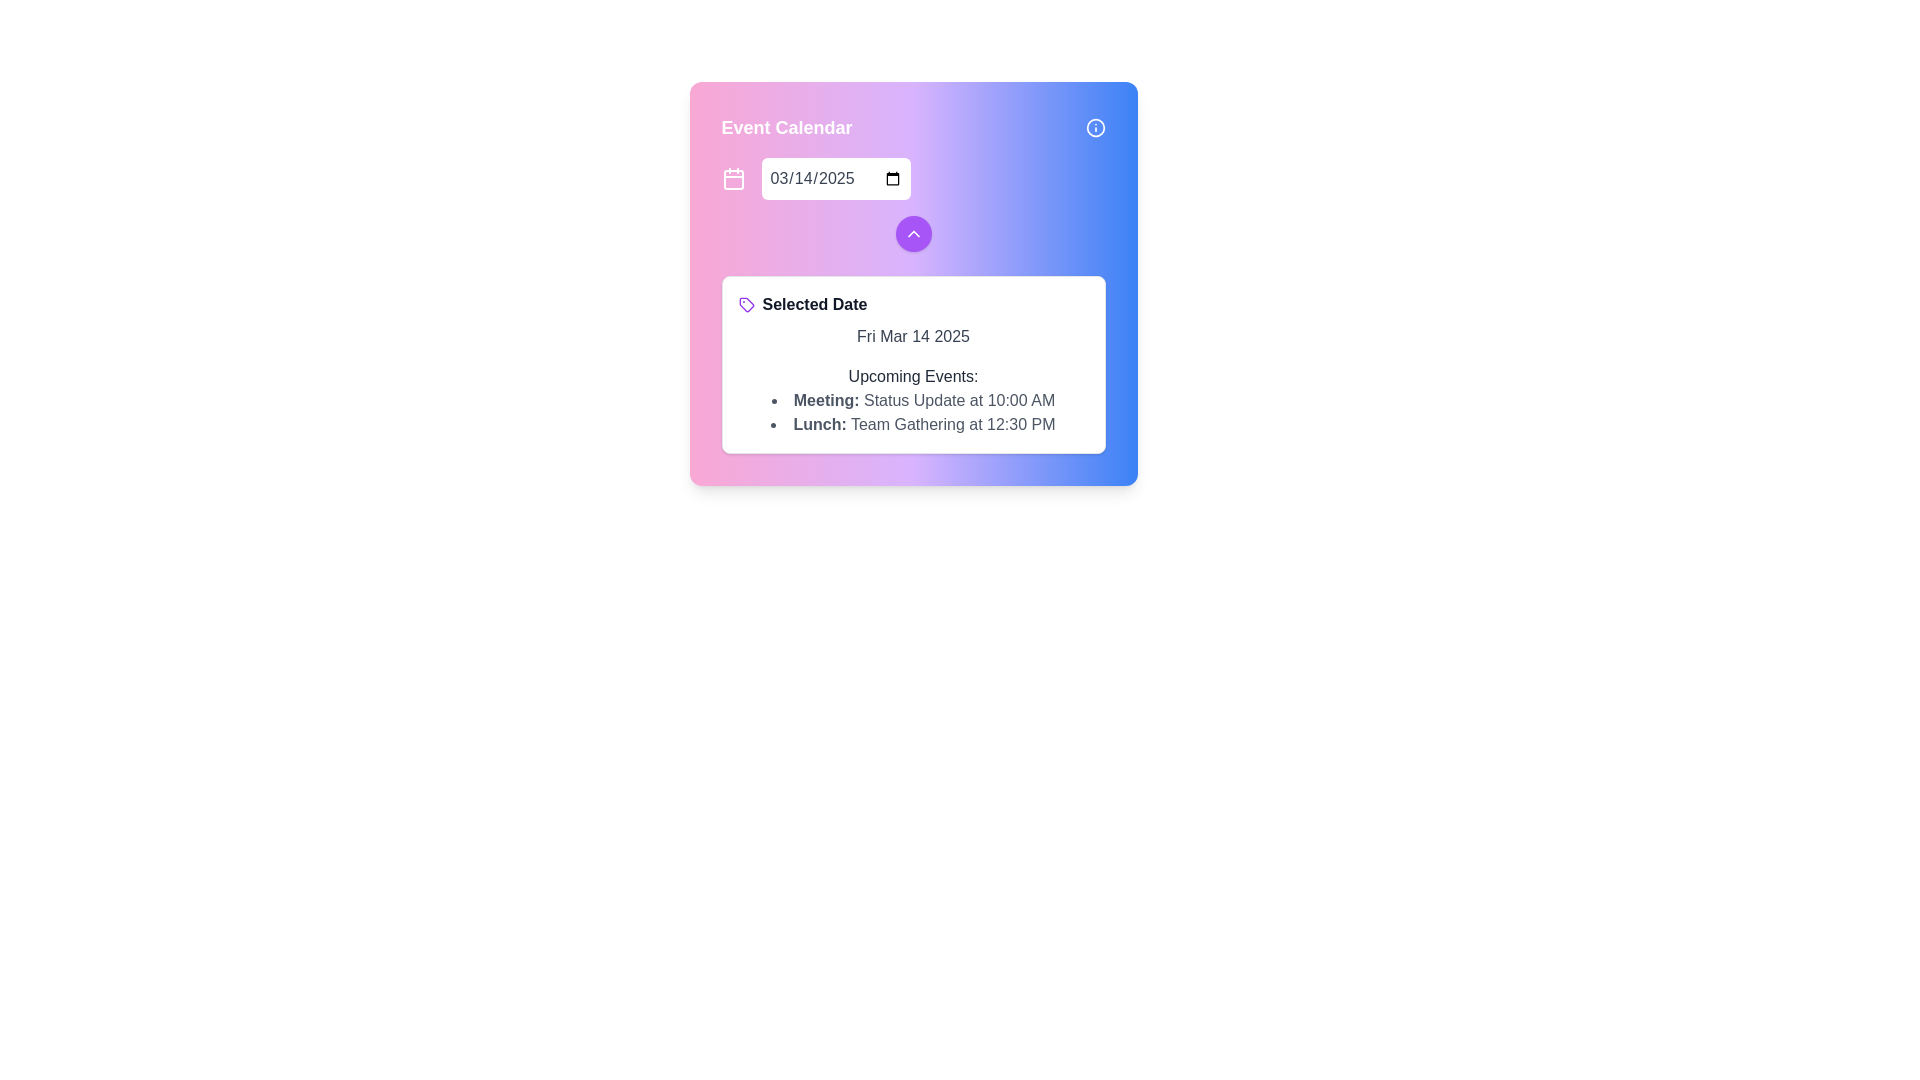 This screenshot has height=1080, width=1920. I want to click on the navigation buttons of the Interactive Calendar Widget located below the 'Event Calendar' title and above the event details section, so click(912, 284).